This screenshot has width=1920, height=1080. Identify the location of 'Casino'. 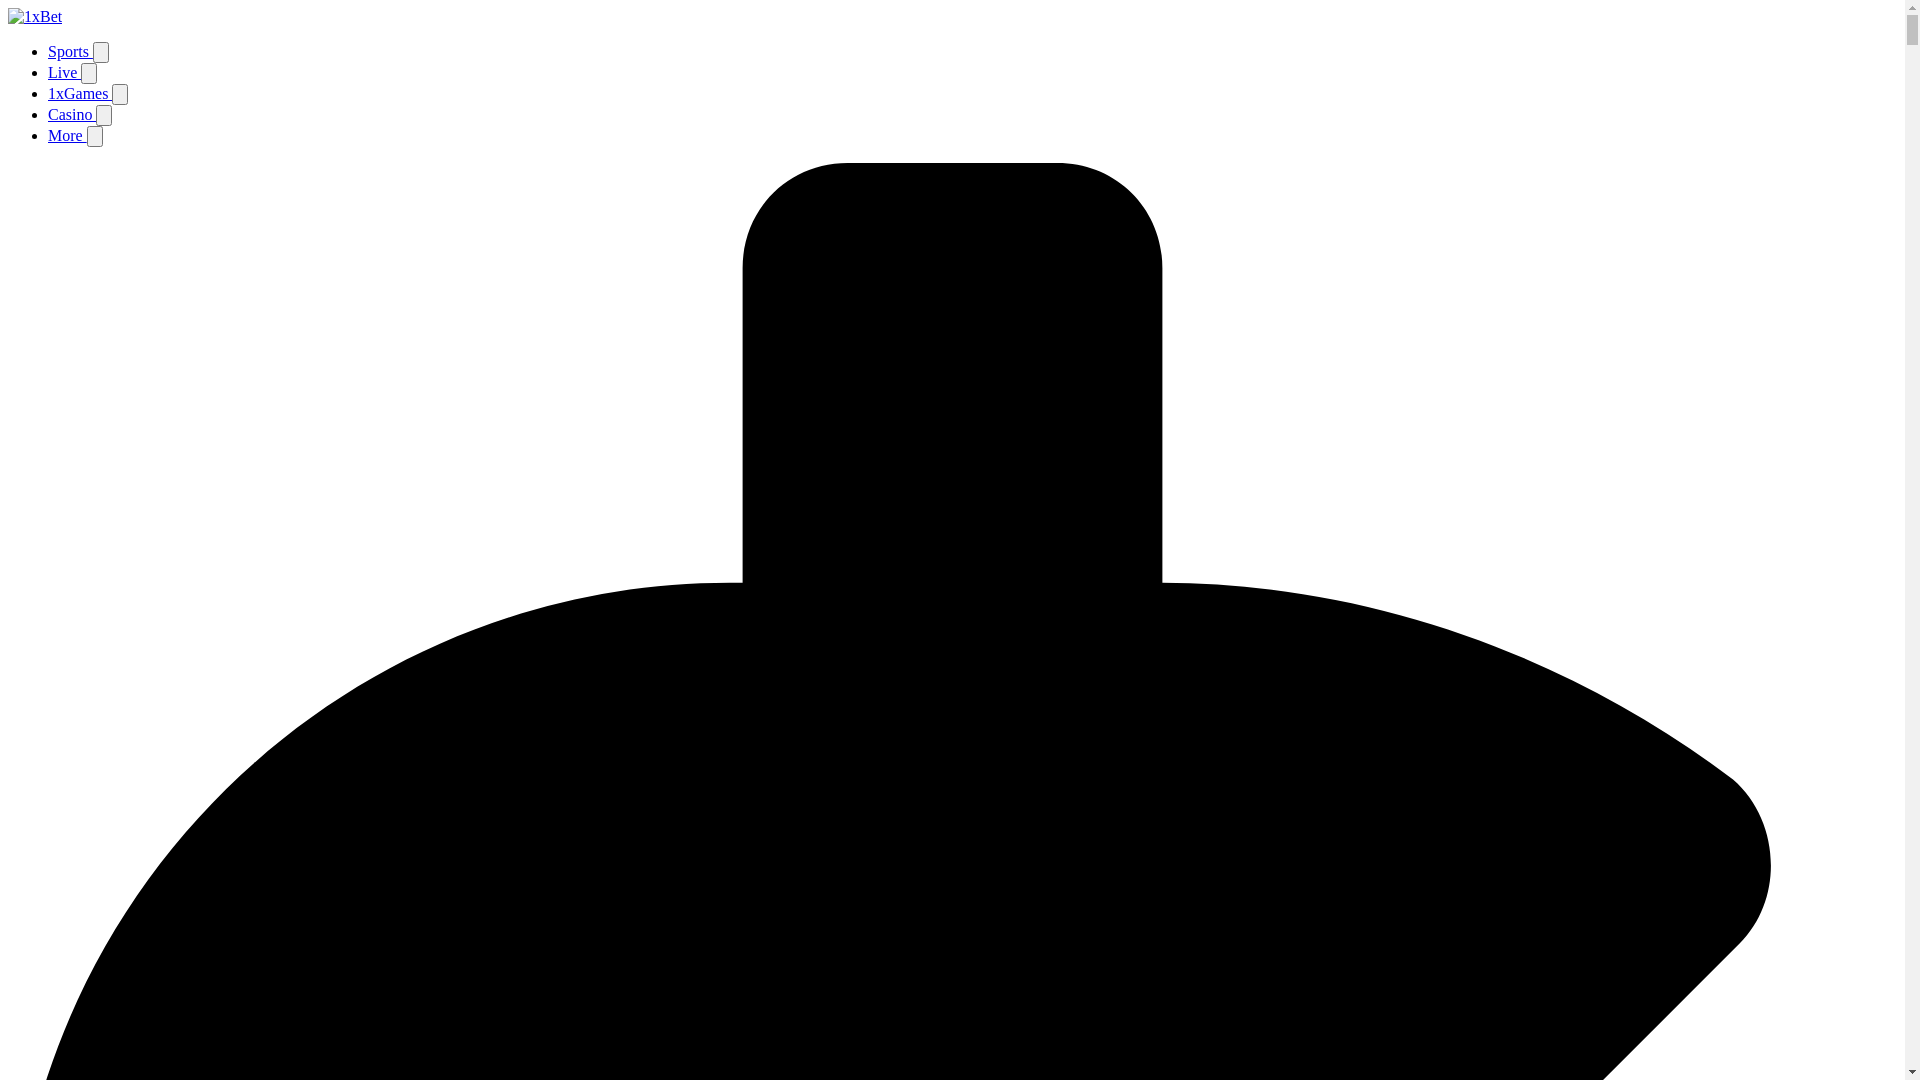
(72, 114).